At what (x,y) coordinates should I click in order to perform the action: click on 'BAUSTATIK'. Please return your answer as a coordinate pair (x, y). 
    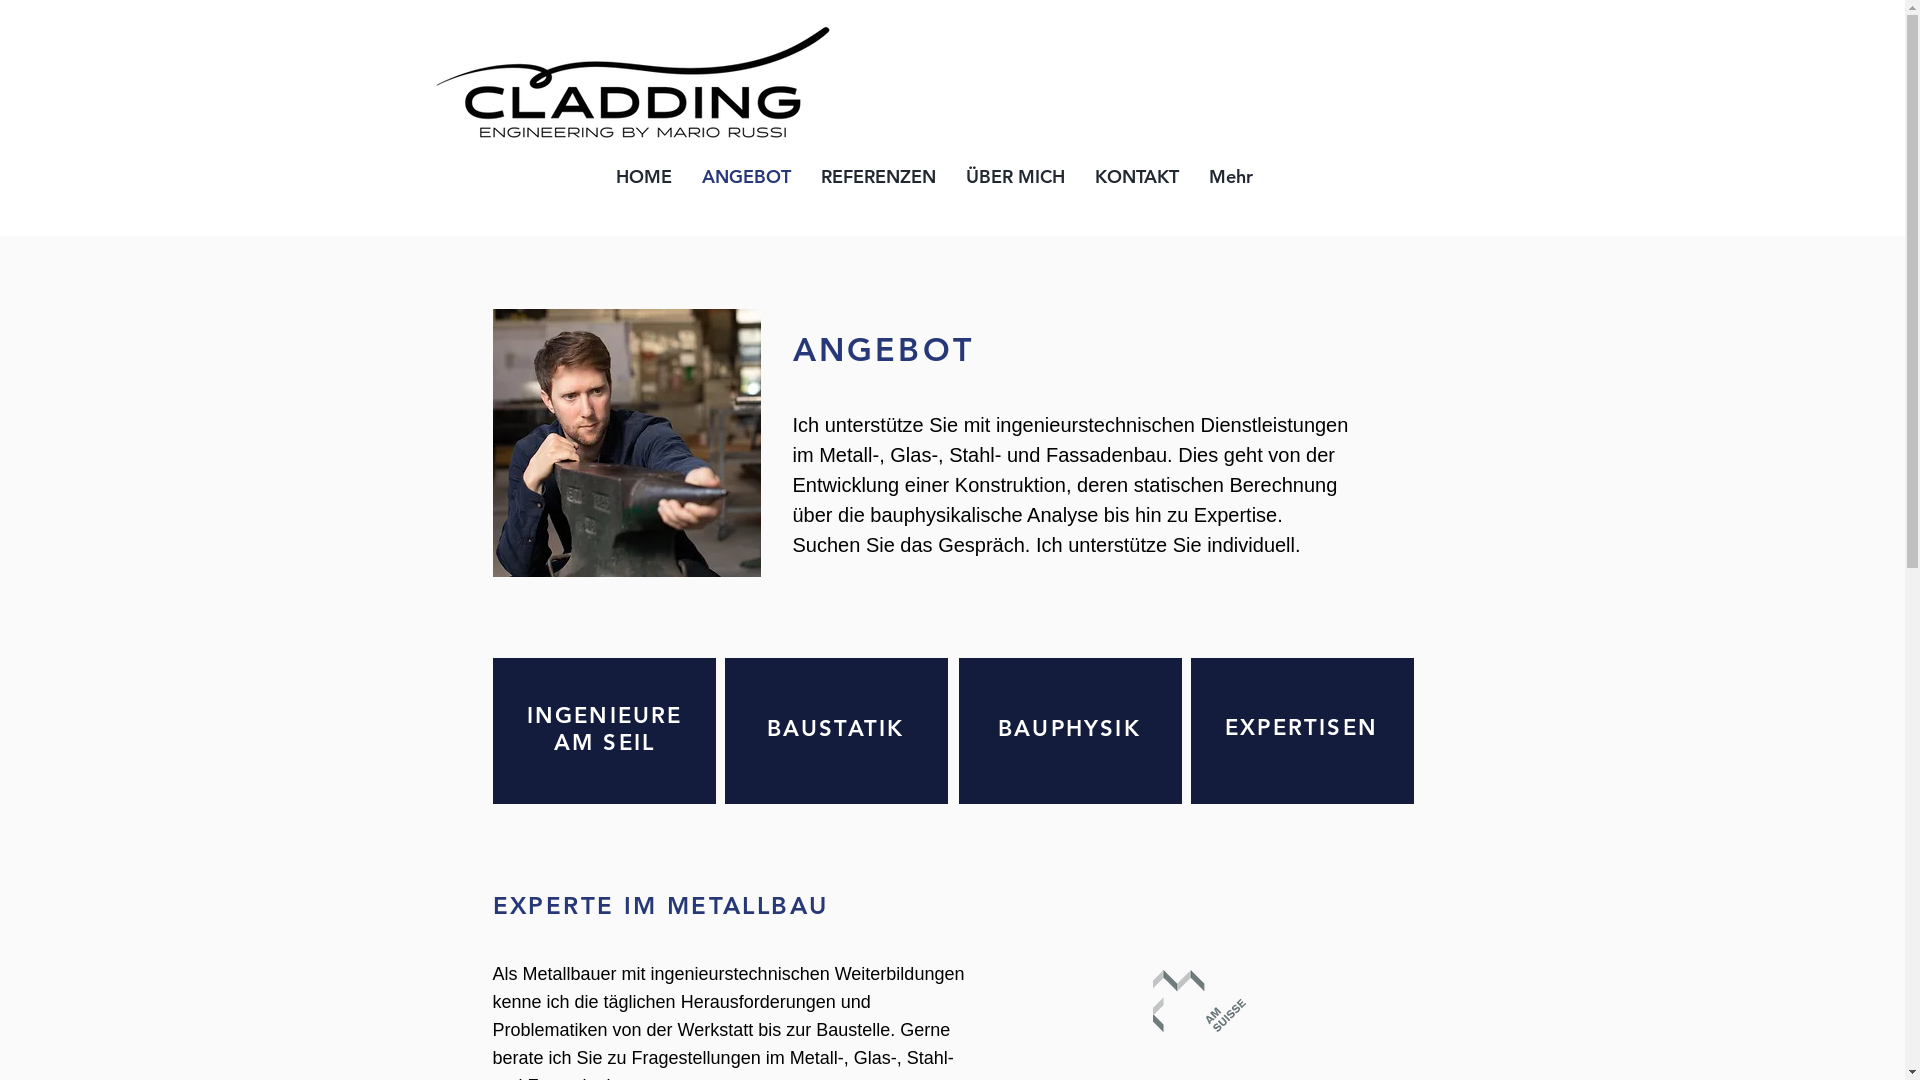
    Looking at the image, I should click on (835, 728).